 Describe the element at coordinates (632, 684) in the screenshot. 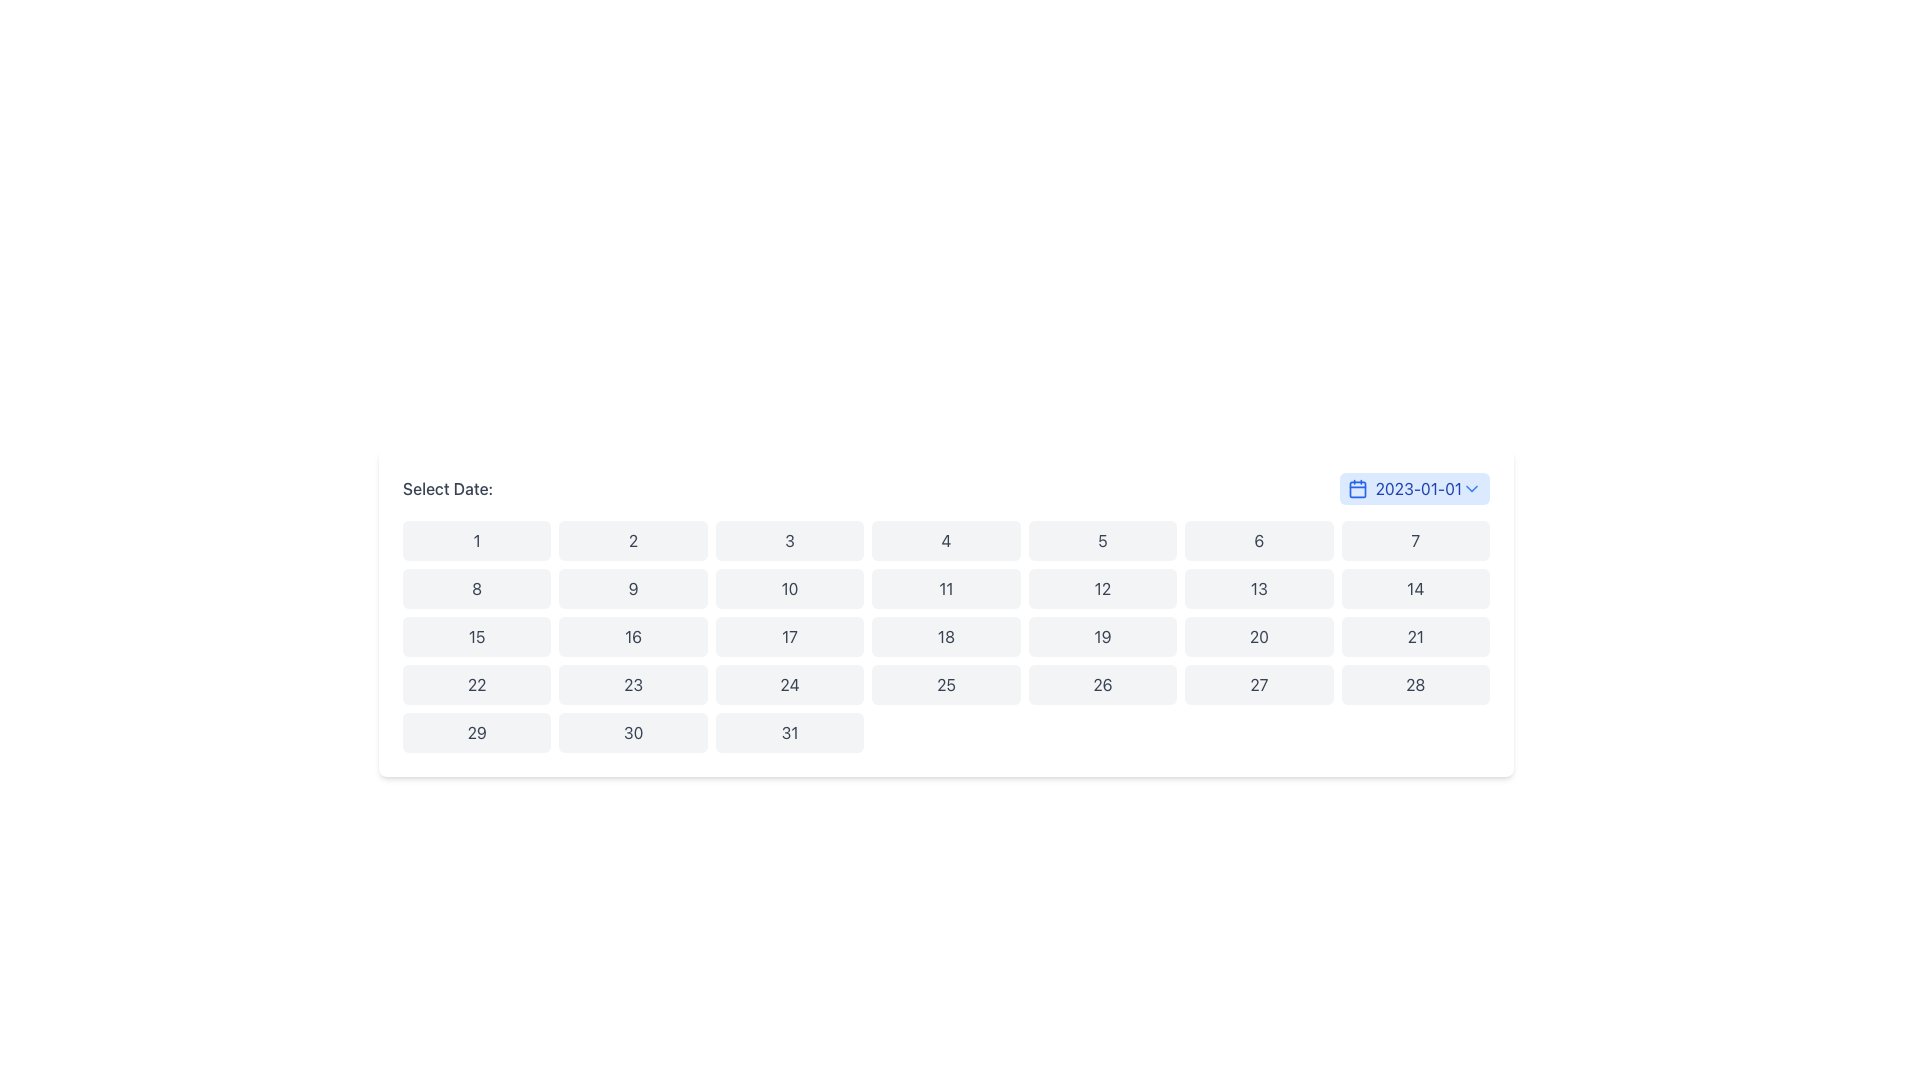

I see `the rectangular button with a light gray background and the number '23' centered in black text` at that location.